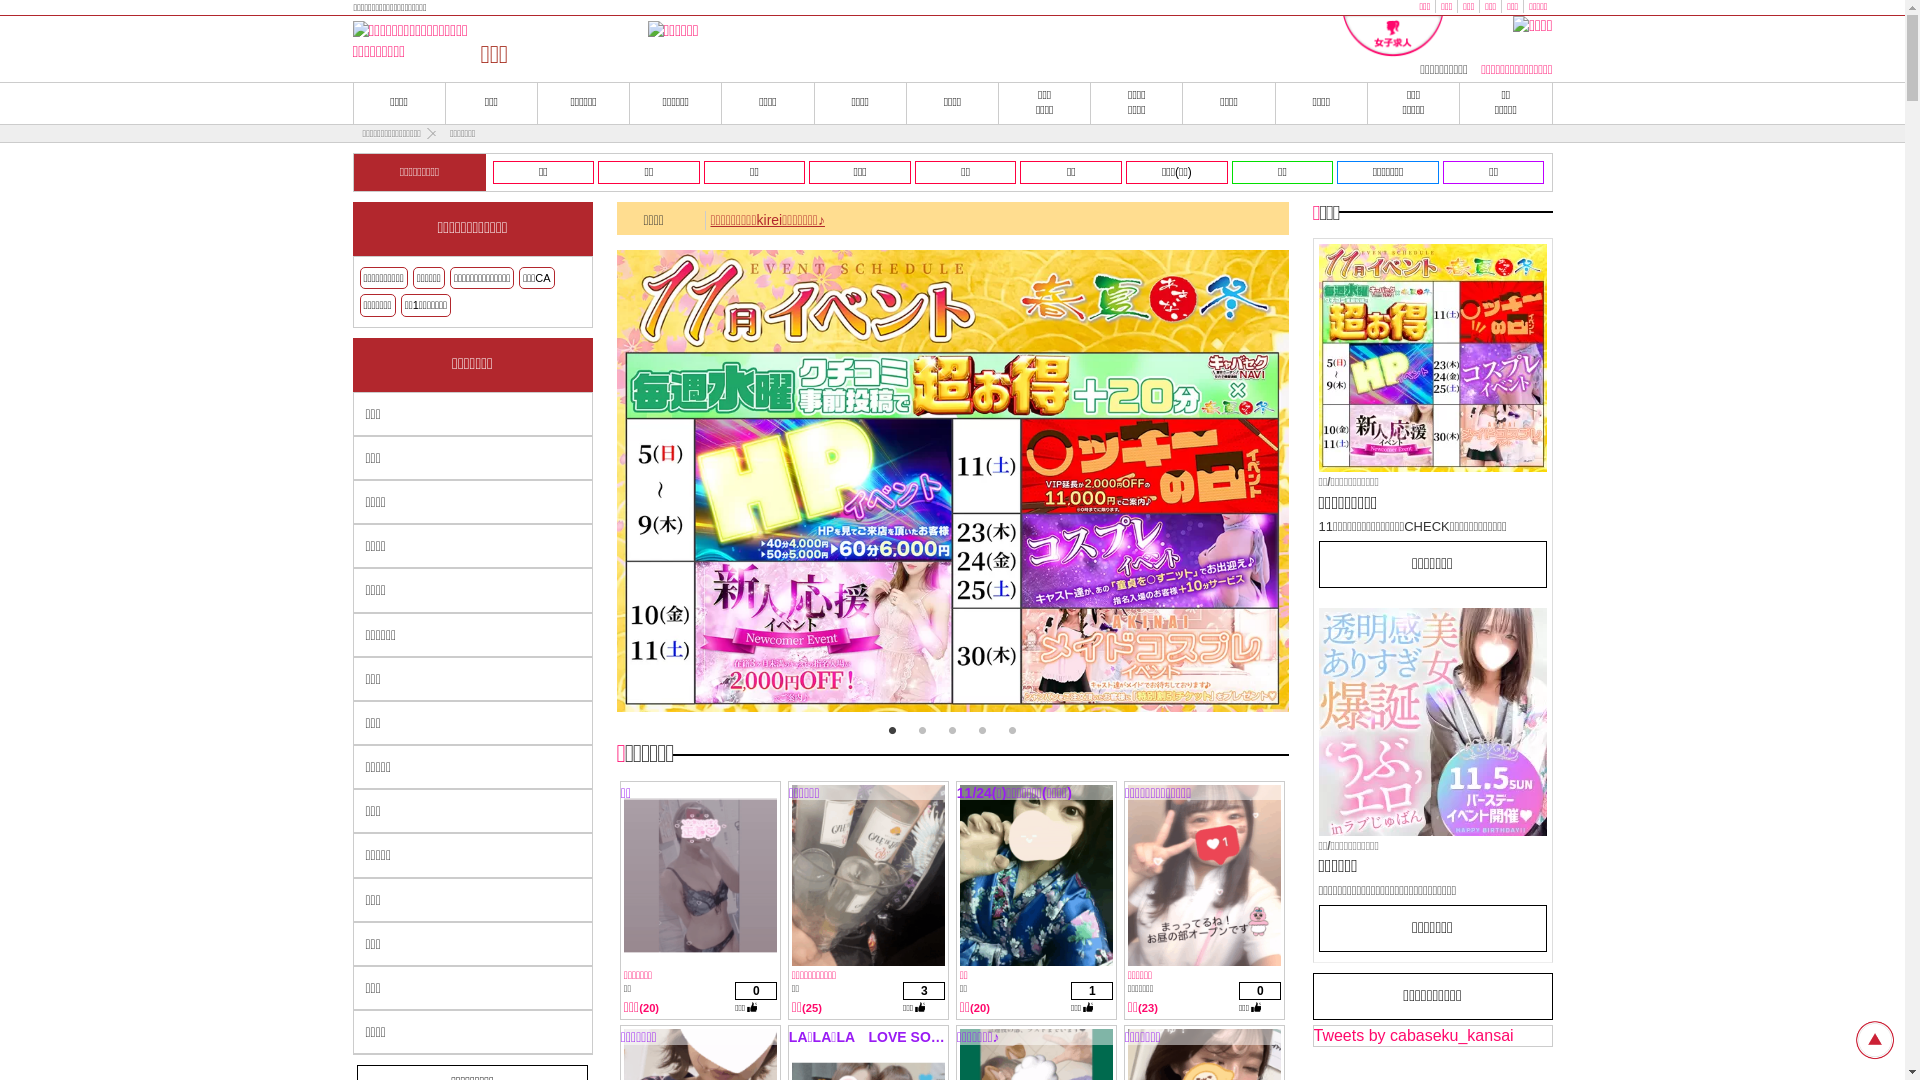  Describe the element at coordinates (982, 731) in the screenshot. I see `'4'` at that location.